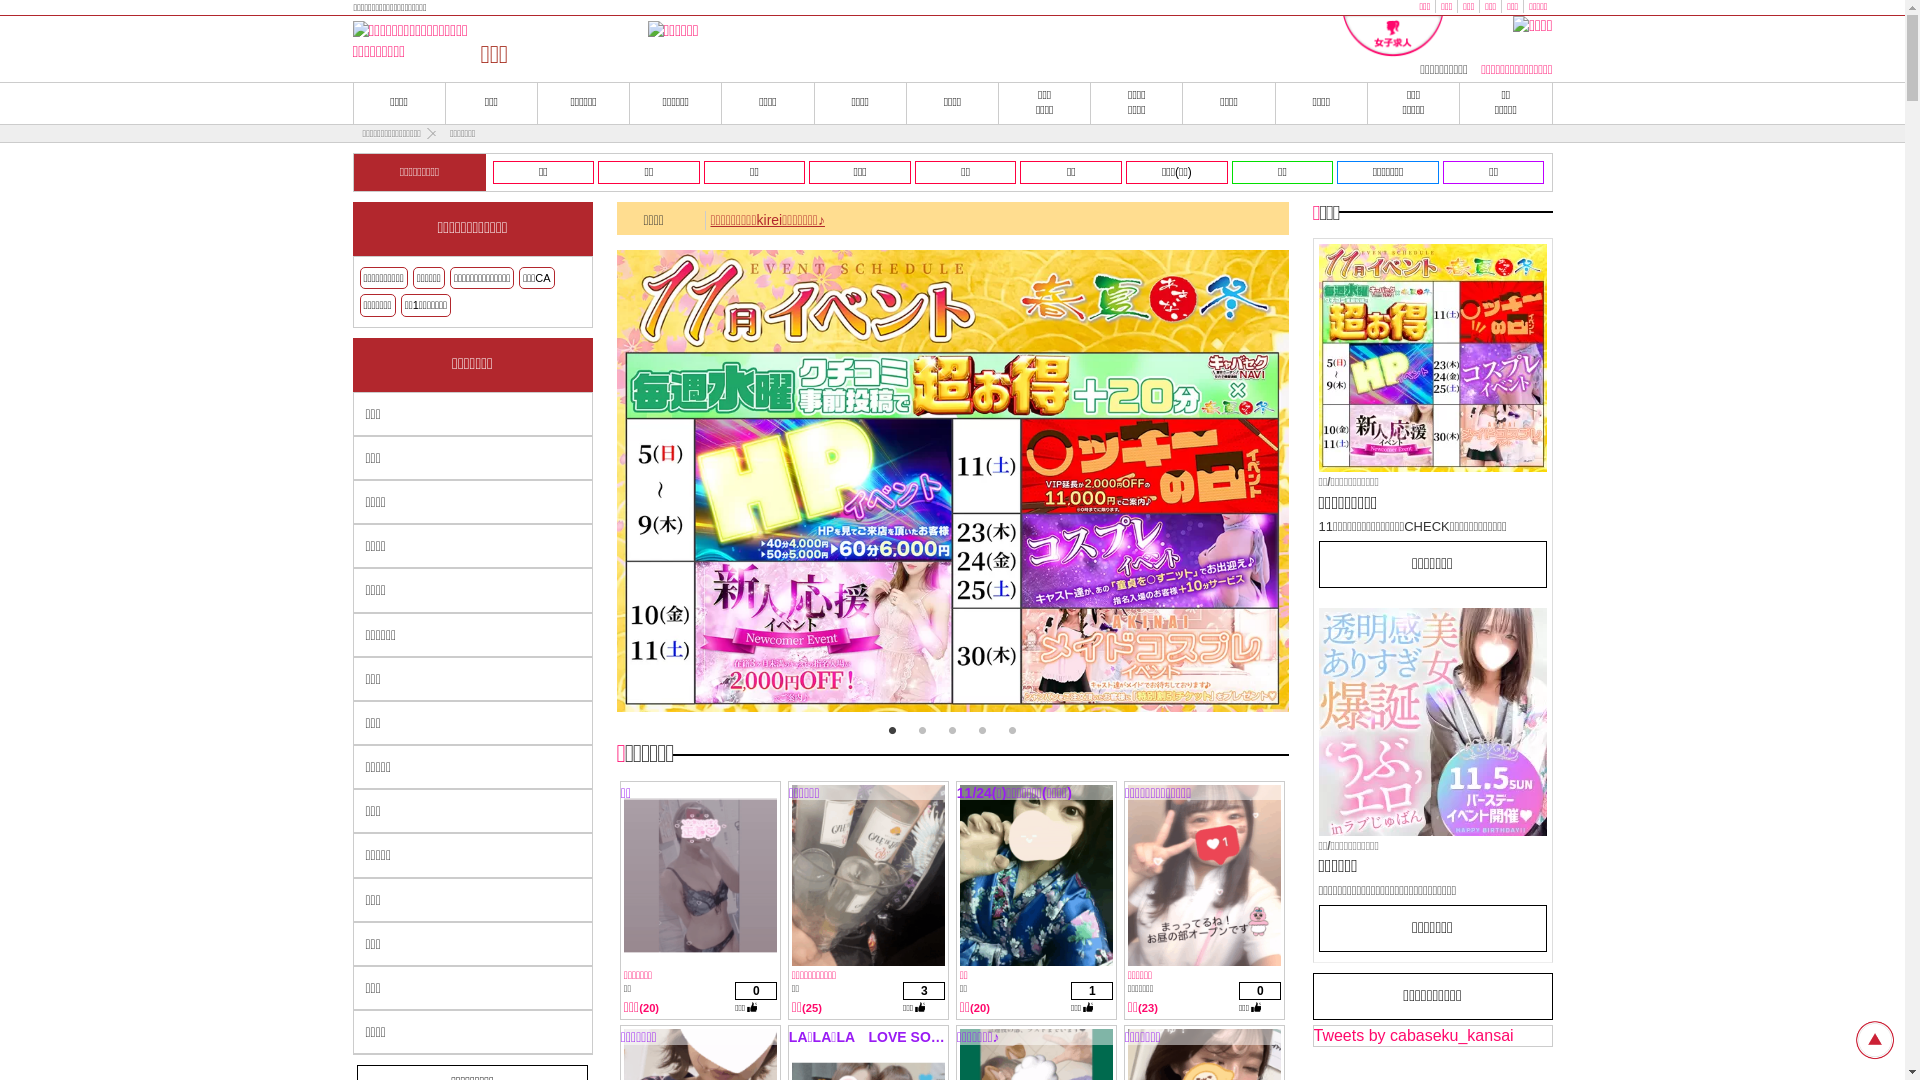  Describe the element at coordinates (982, 731) in the screenshot. I see `'4'` at that location.